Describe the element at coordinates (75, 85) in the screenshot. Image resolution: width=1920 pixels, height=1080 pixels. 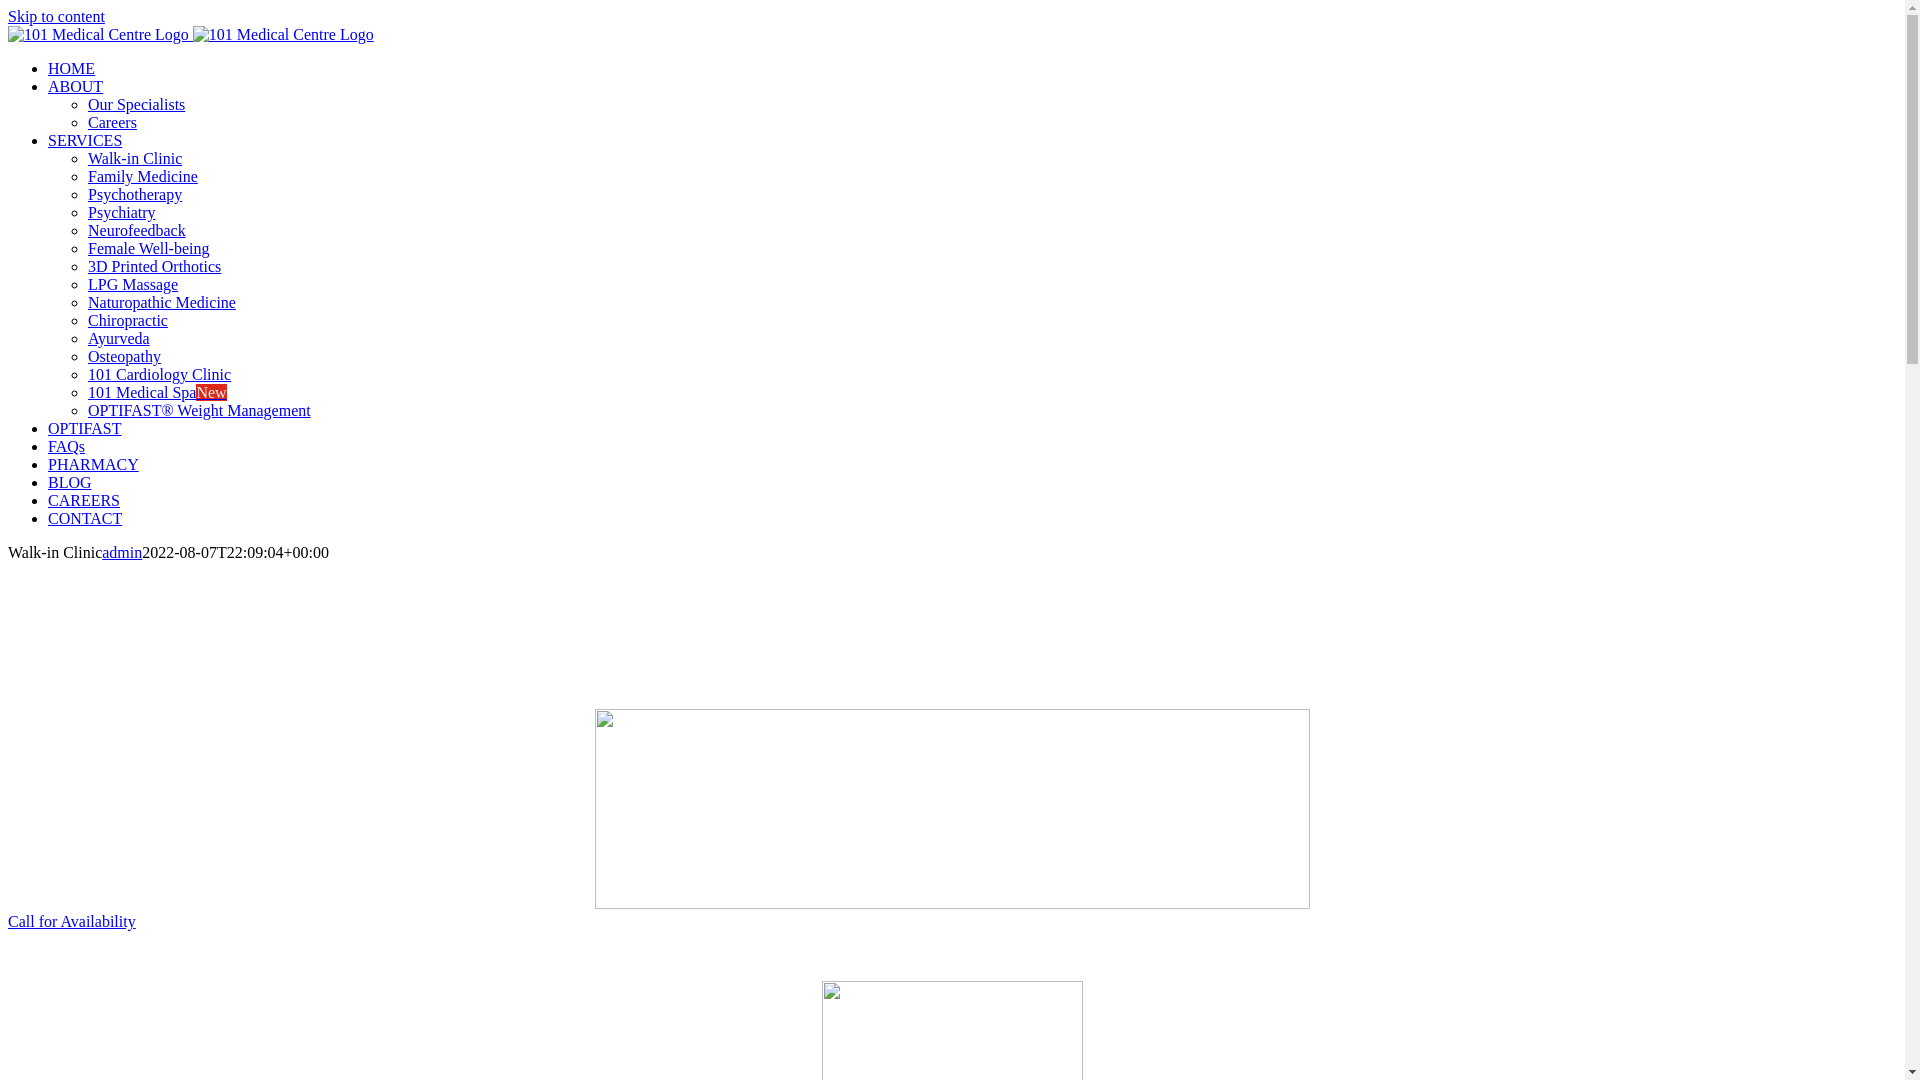
I see `'ABOUT'` at that location.